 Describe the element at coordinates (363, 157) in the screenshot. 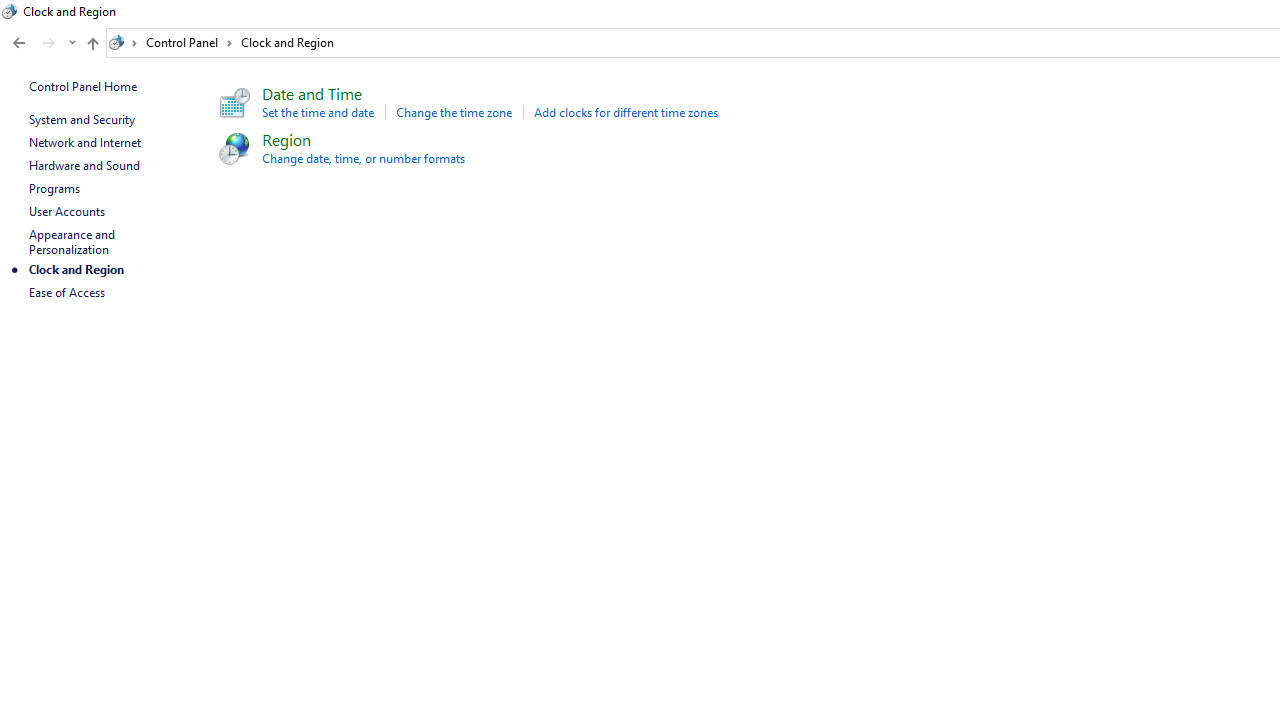

I see `'Change date, time, or number formats'` at that location.